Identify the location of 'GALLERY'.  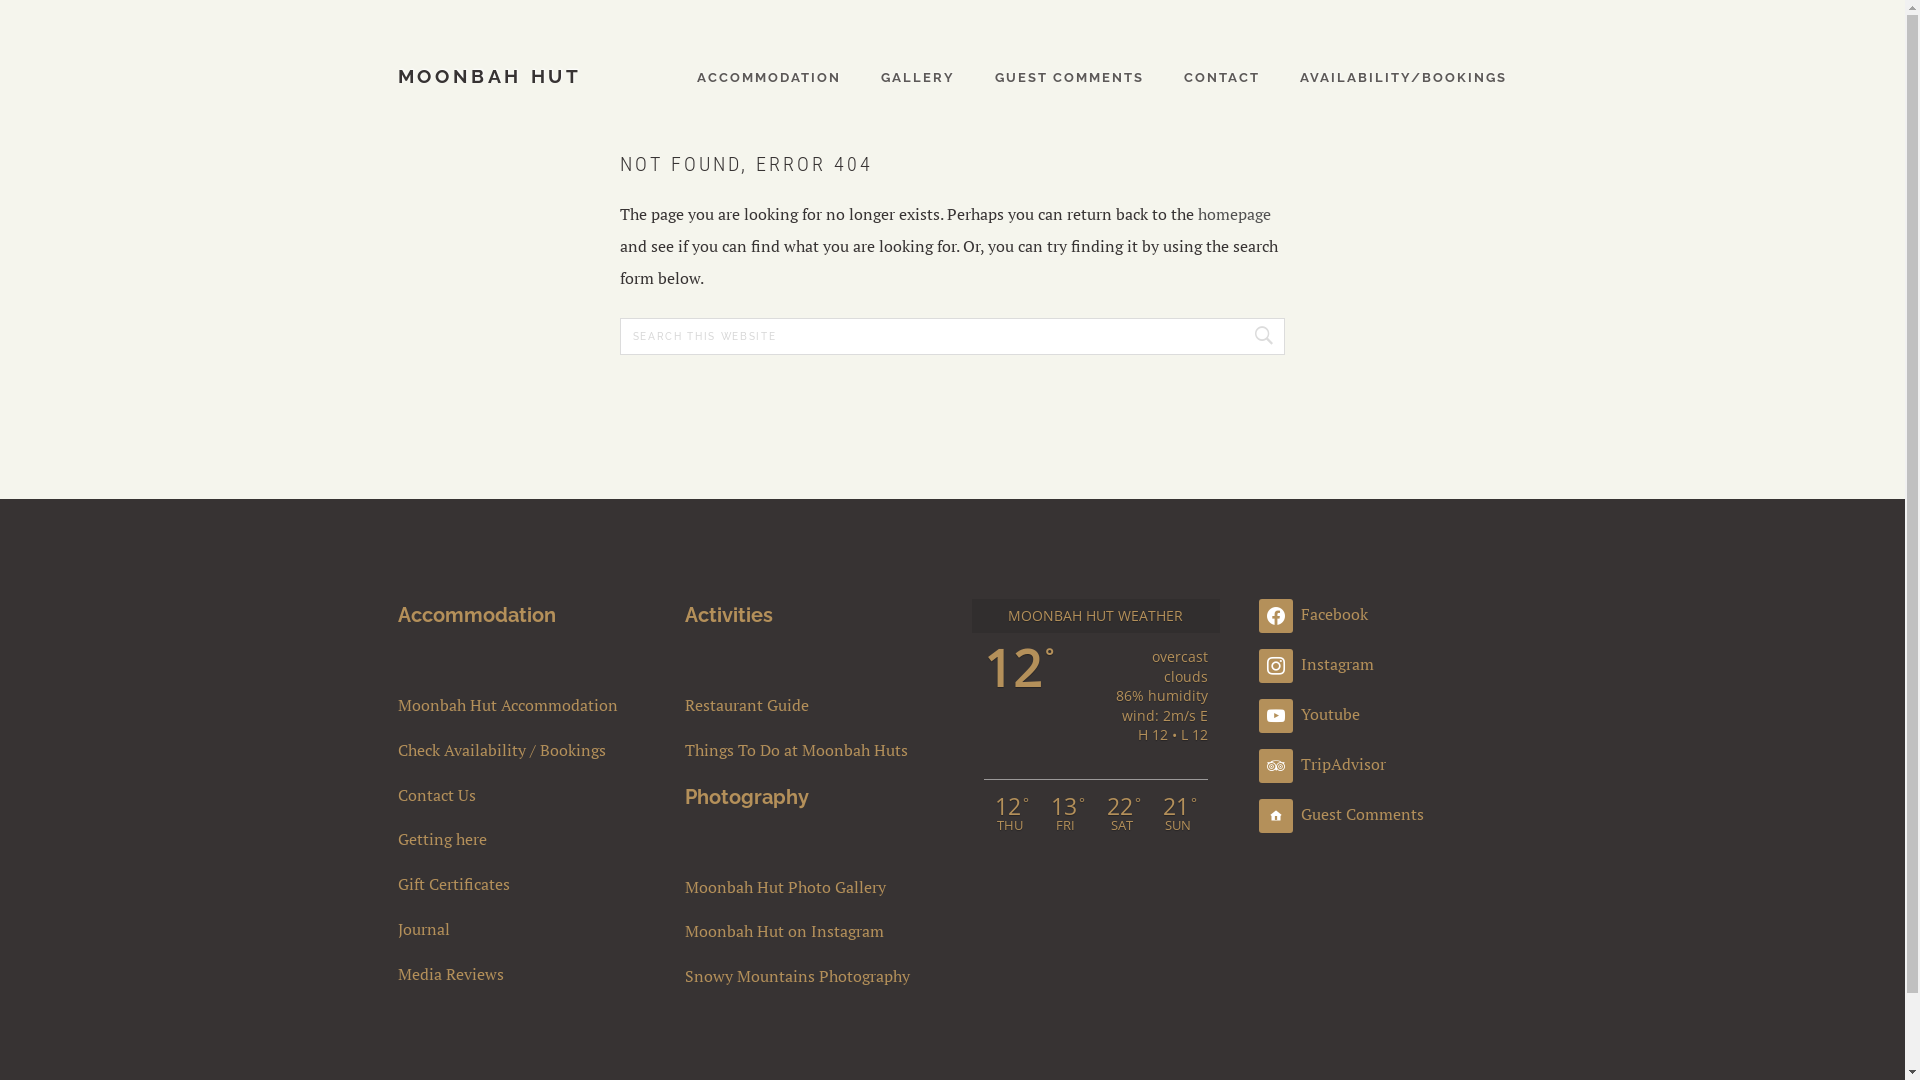
(880, 75).